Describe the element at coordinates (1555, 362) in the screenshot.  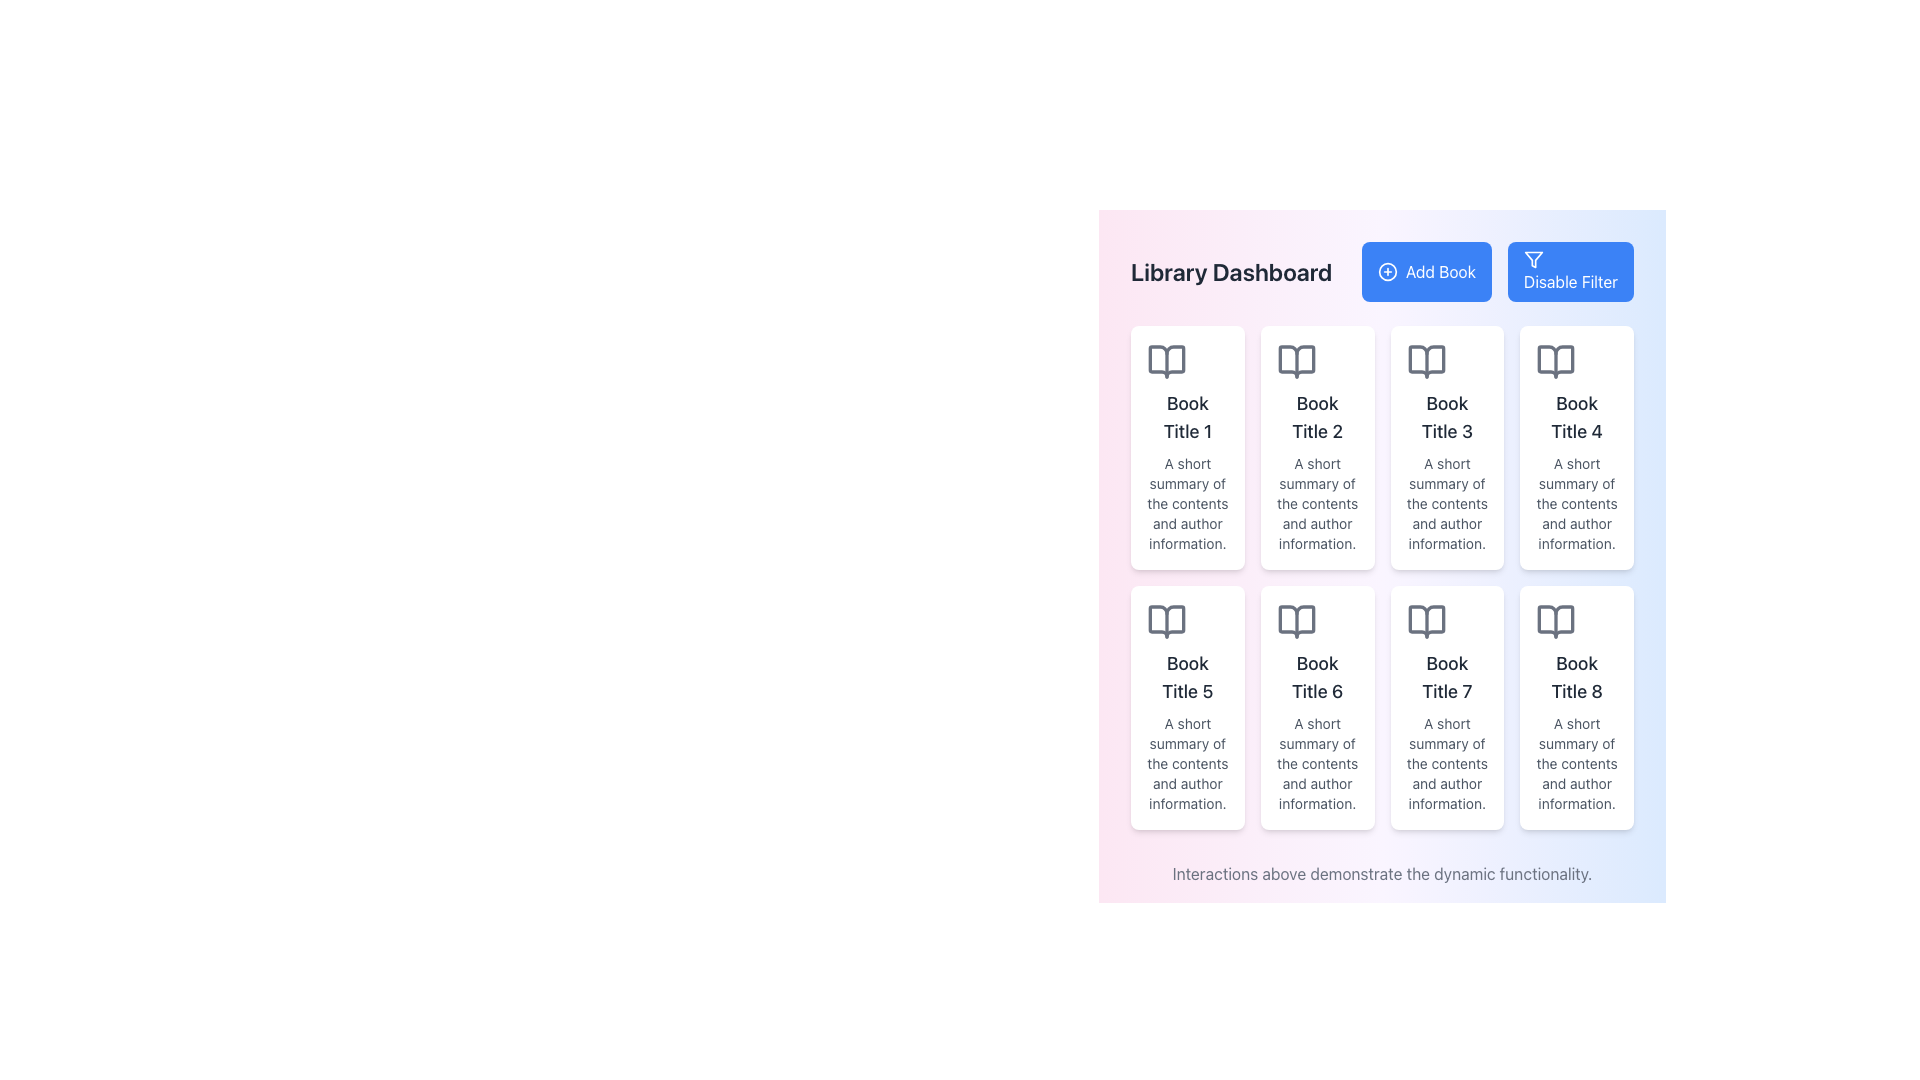
I see `the light gray book icon outlined with strokes located at the top-left corner of the card displaying 'Book Title 4'` at that location.